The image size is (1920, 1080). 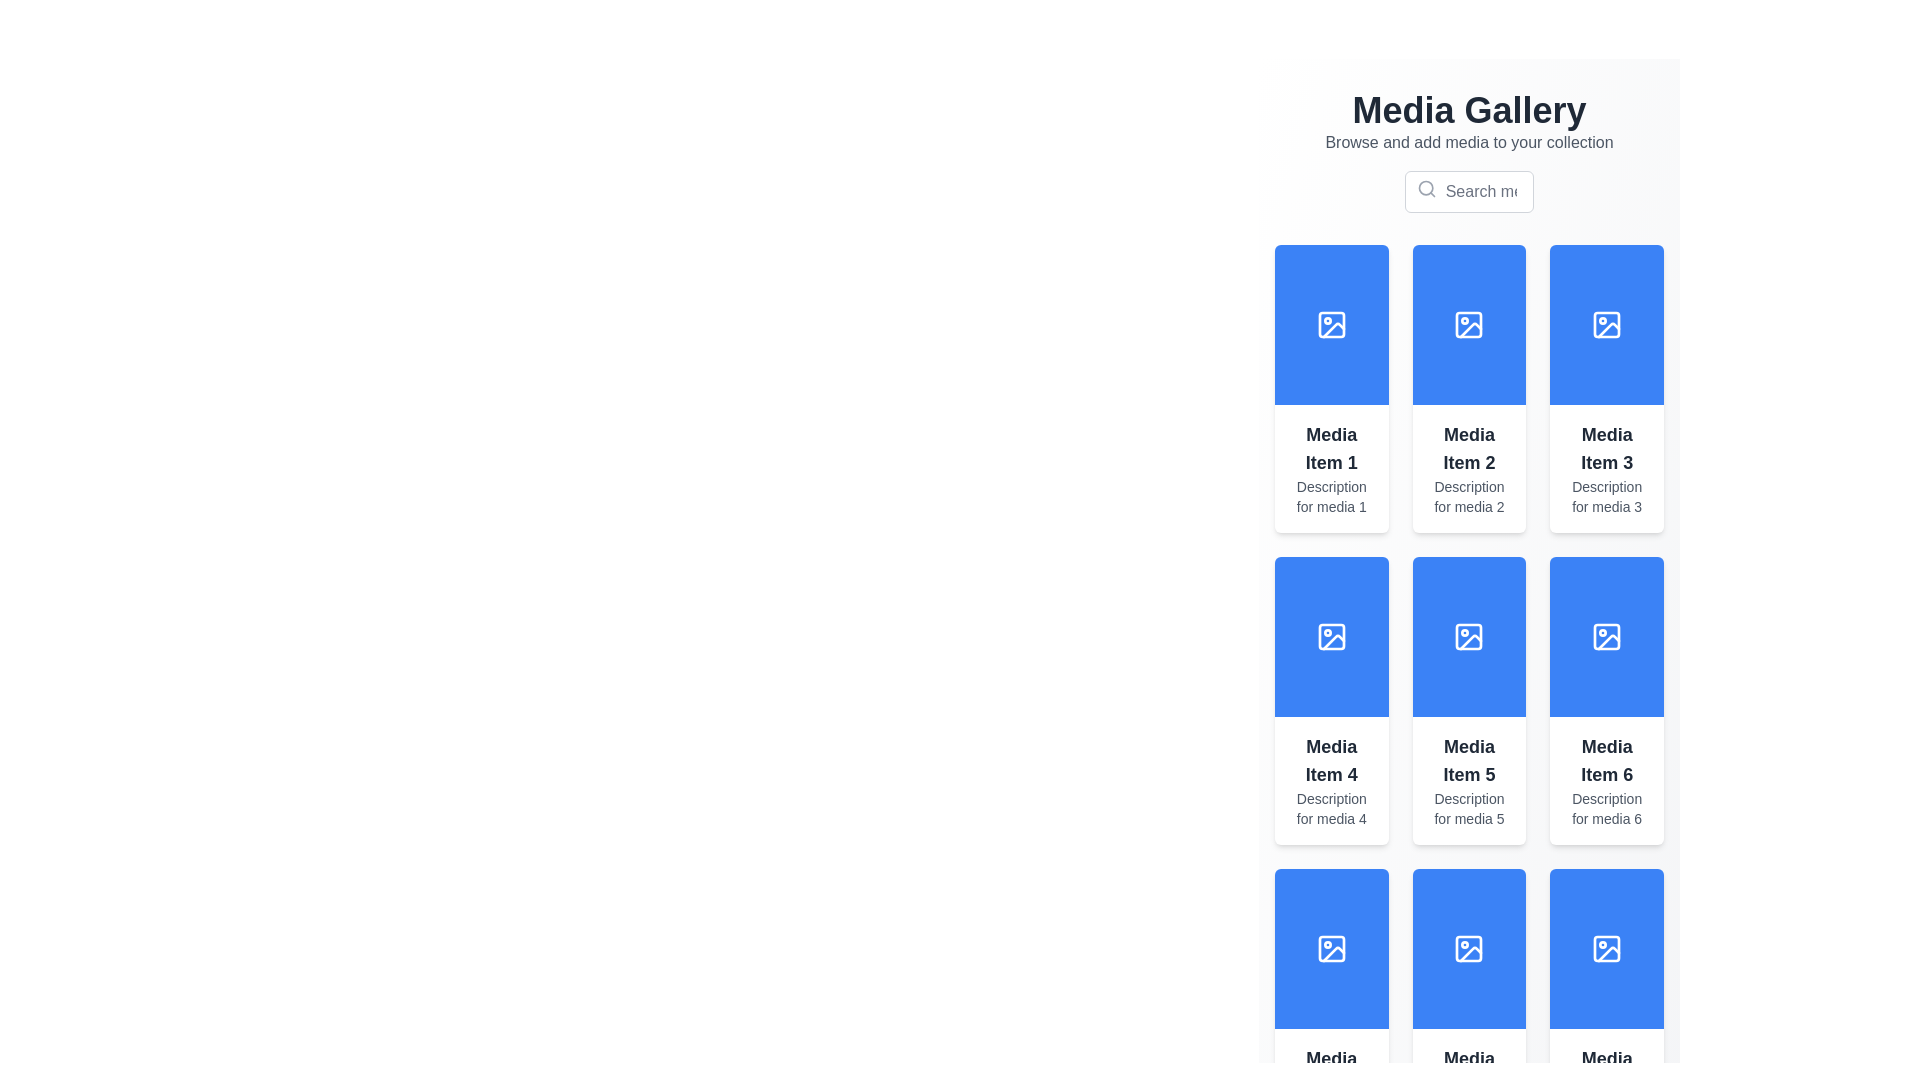 I want to click on the blue background media preview box containing the image symbol icon, located, so click(x=1331, y=323).